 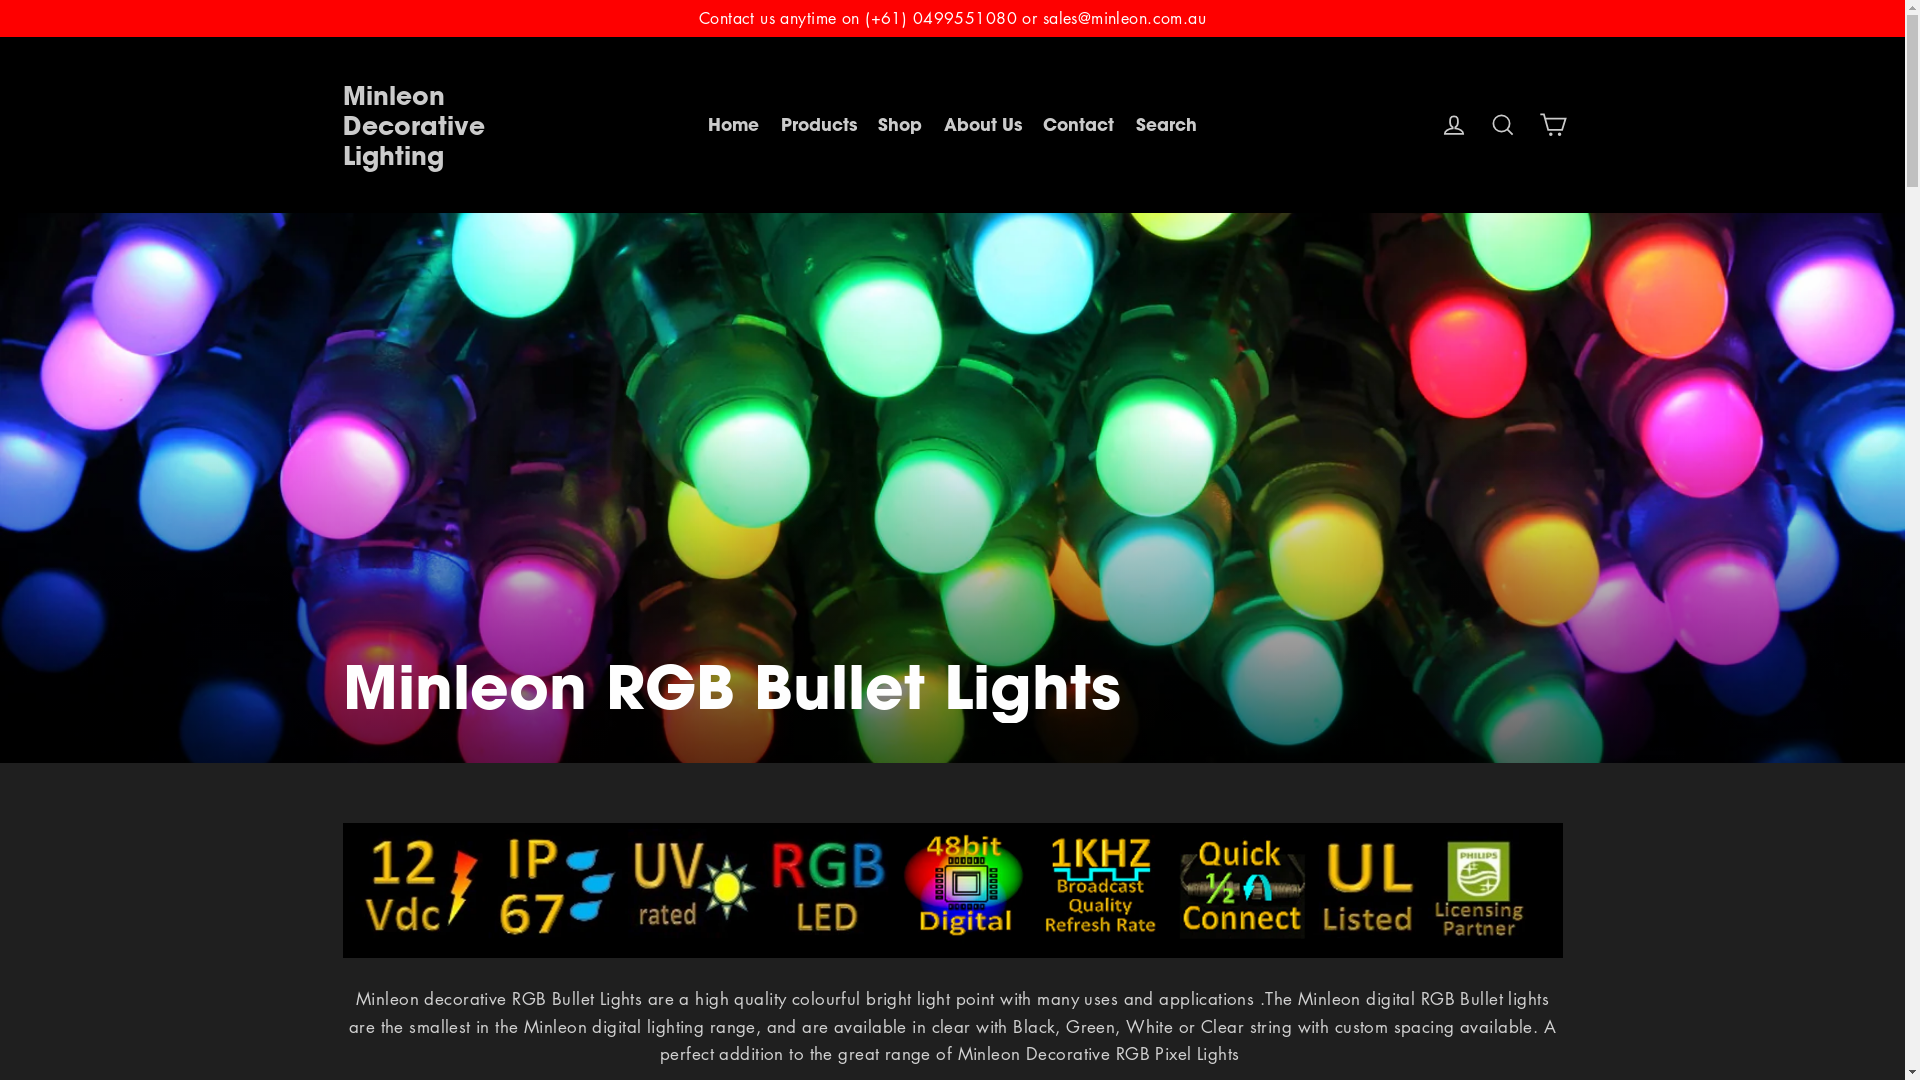 What do you see at coordinates (983, 124) in the screenshot?
I see `'About Us'` at bounding box center [983, 124].